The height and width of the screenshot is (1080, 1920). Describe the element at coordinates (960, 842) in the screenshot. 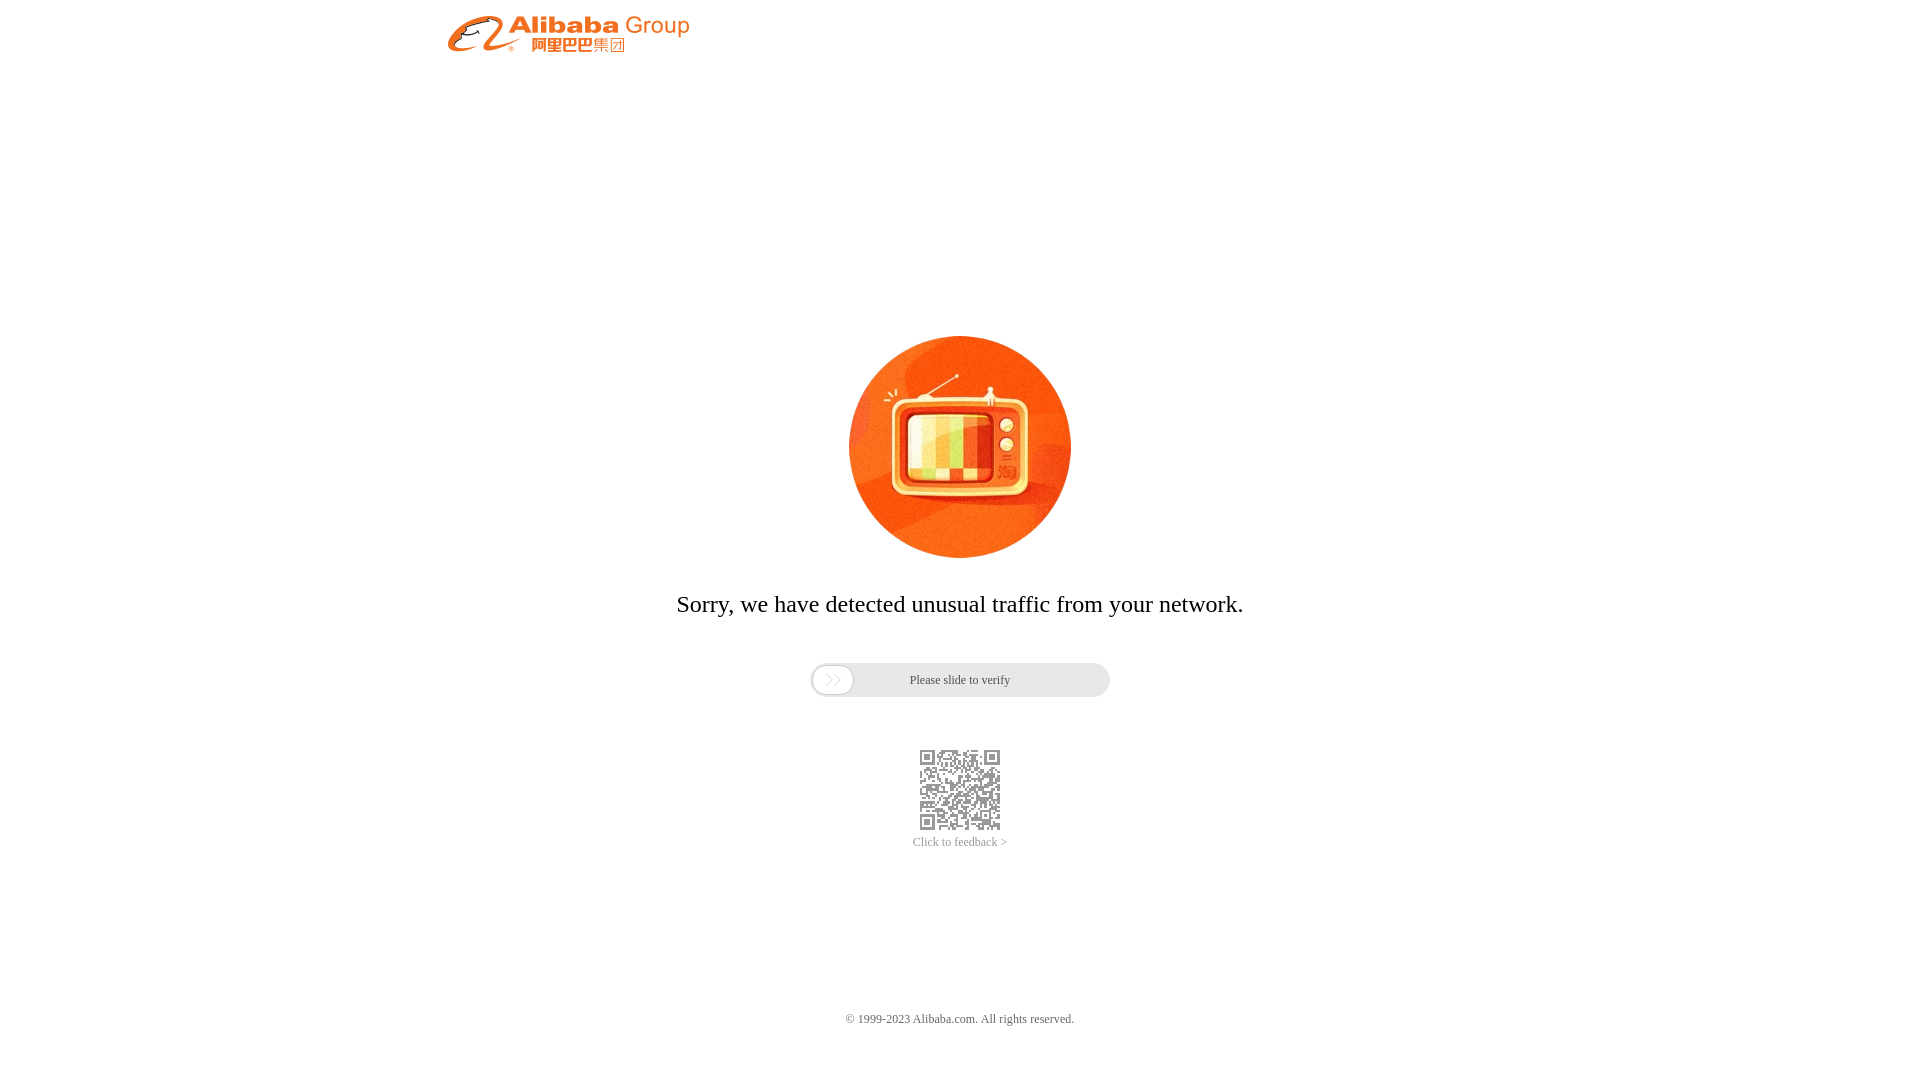

I see `'Click to feedback >'` at that location.